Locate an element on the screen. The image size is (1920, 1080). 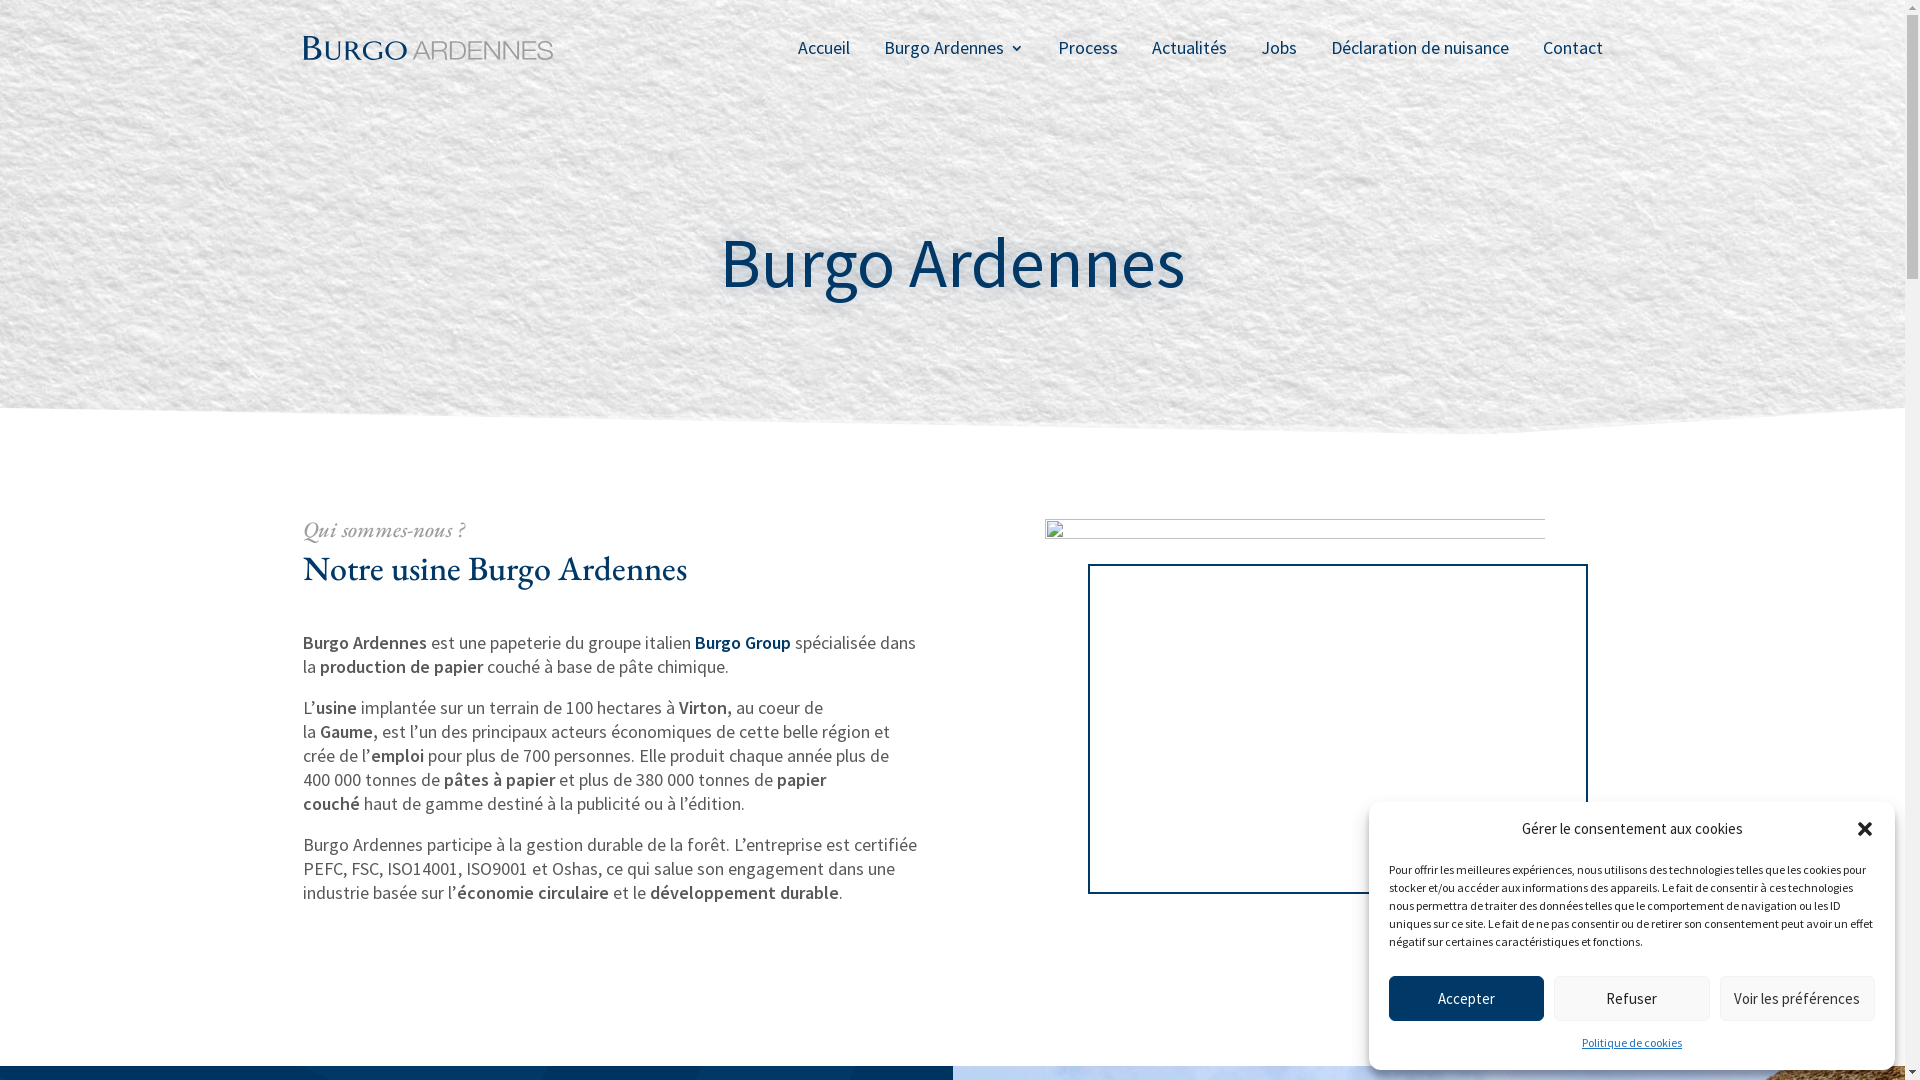
'Refuser' is located at coordinates (1631, 998).